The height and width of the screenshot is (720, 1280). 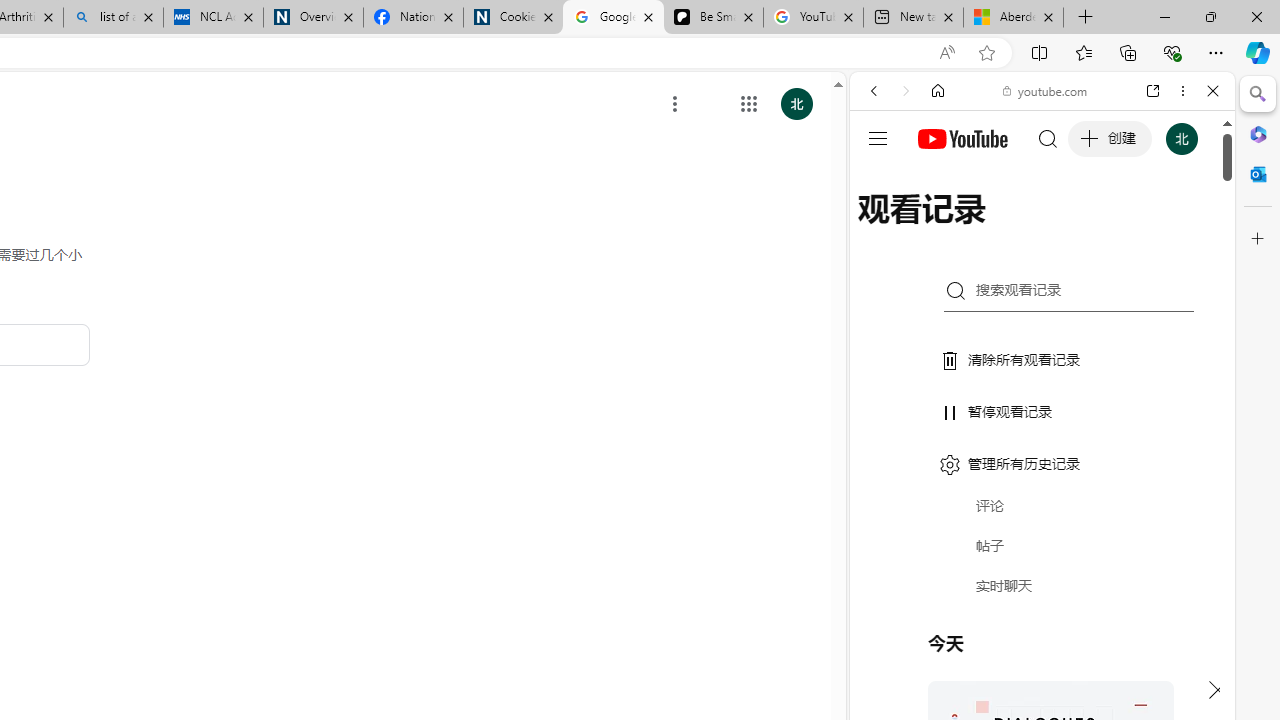 I want to click on 'Class: gb_E', so click(x=748, y=104).